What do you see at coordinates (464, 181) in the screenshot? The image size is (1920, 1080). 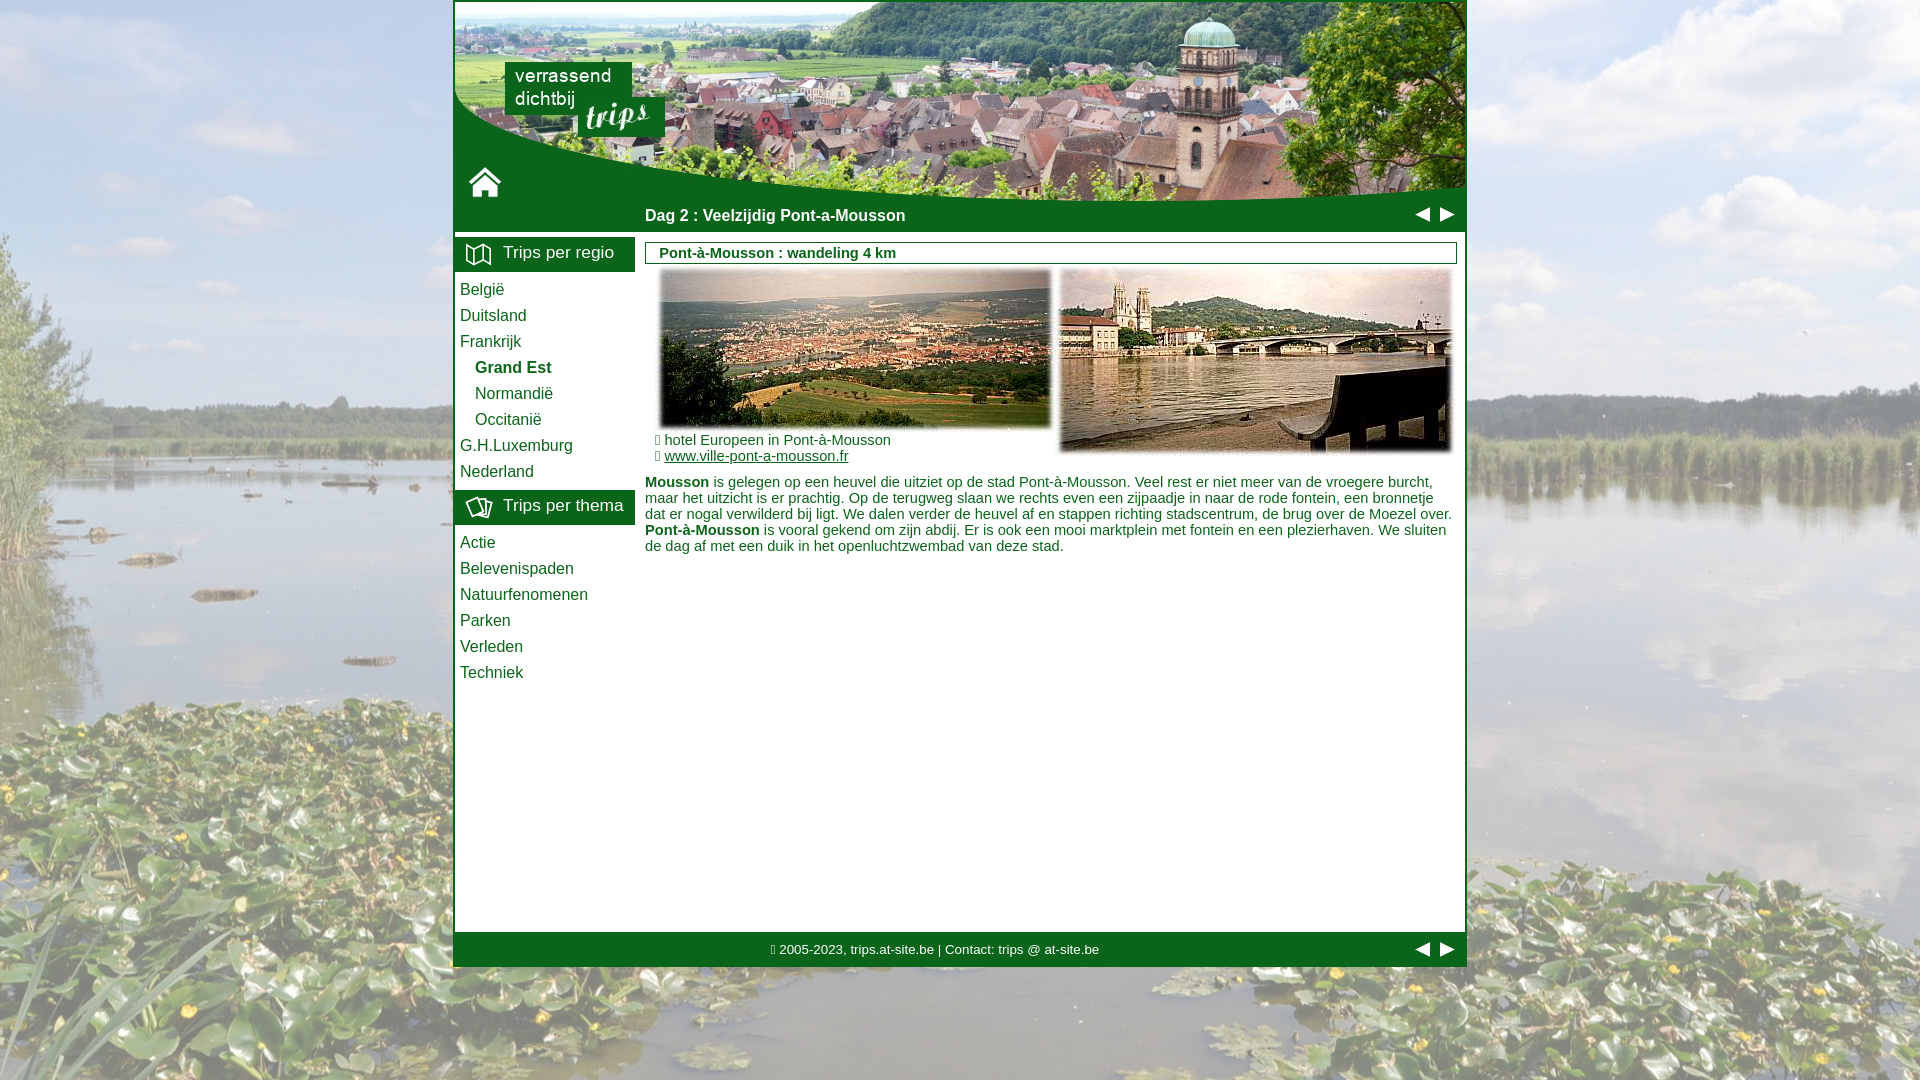 I see `'Home'` at bounding box center [464, 181].